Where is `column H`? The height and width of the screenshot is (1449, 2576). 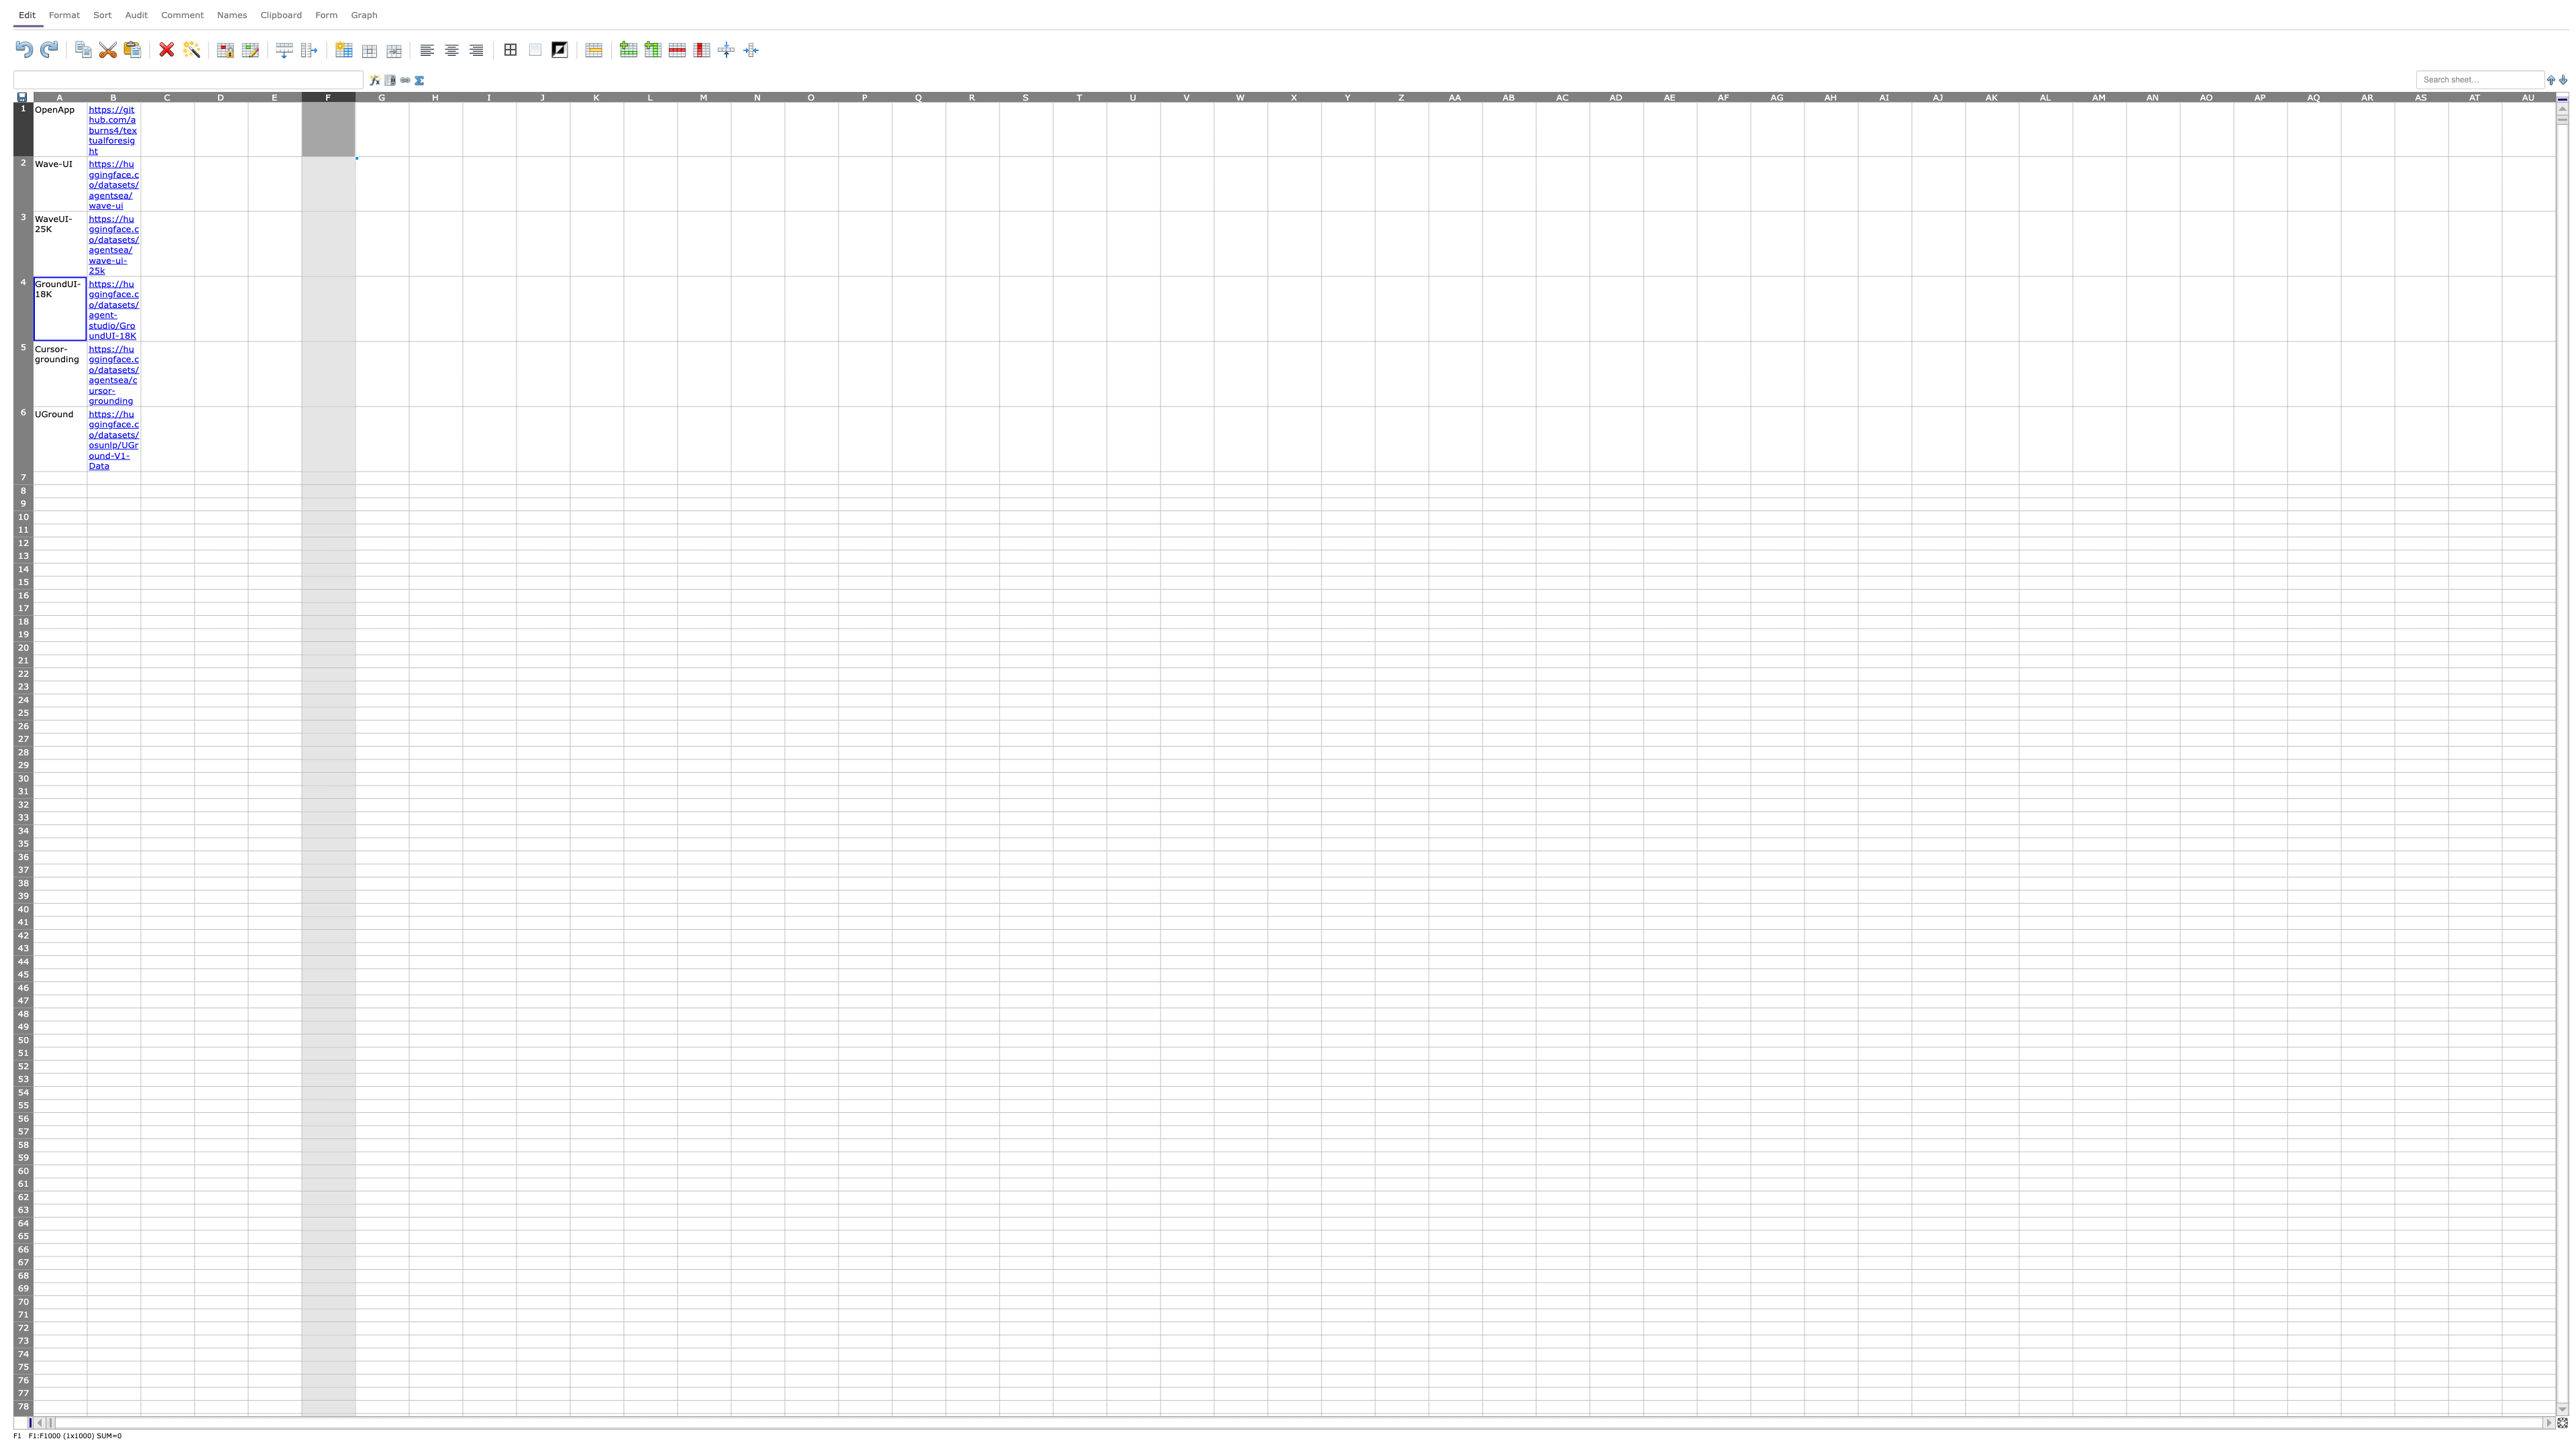
column H is located at coordinates (436, 95).